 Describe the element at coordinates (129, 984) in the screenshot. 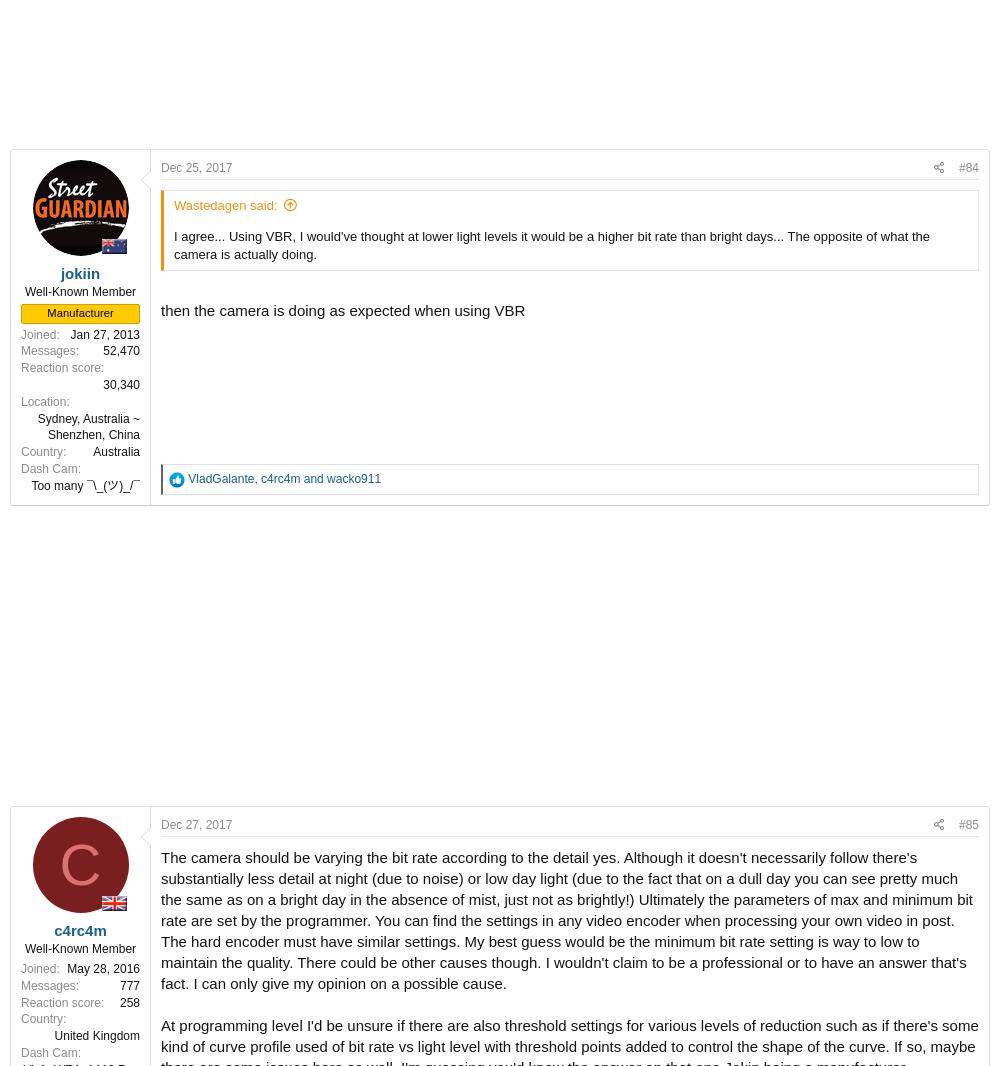

I see `'777'` at that location.